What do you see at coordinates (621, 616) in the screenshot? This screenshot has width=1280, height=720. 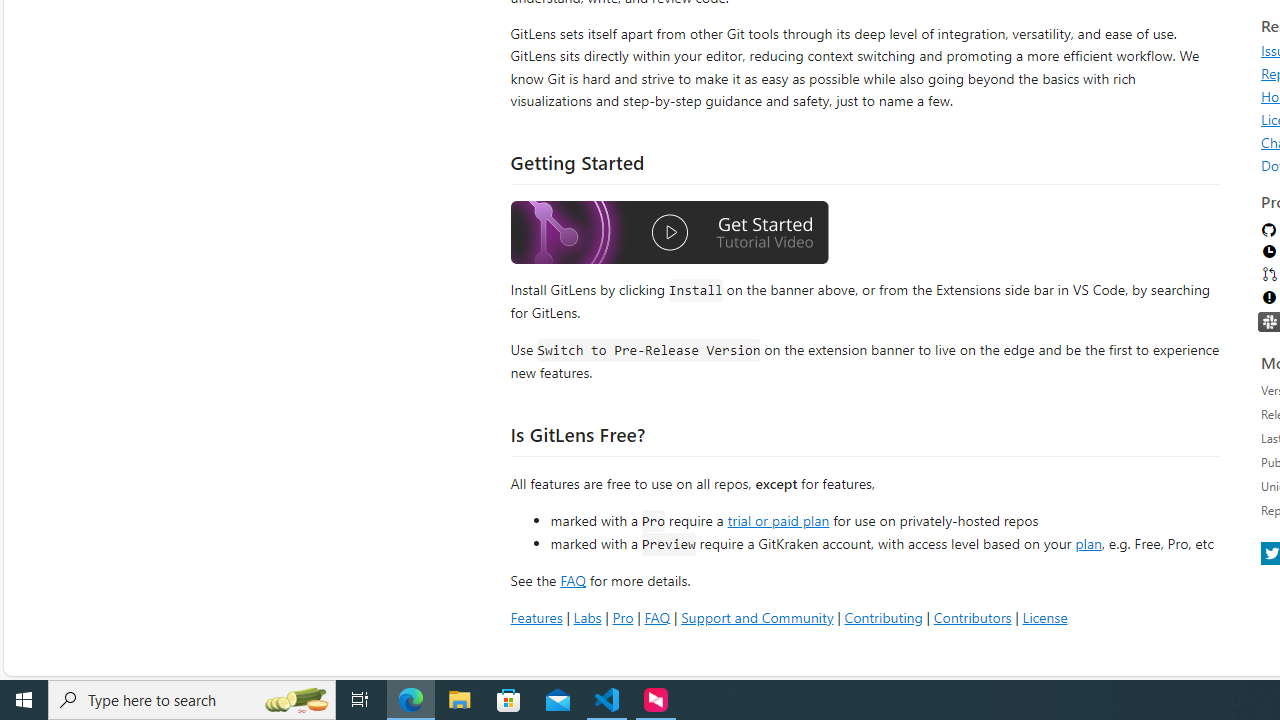 I see `'Pro'` at bounding box center [621, 616].